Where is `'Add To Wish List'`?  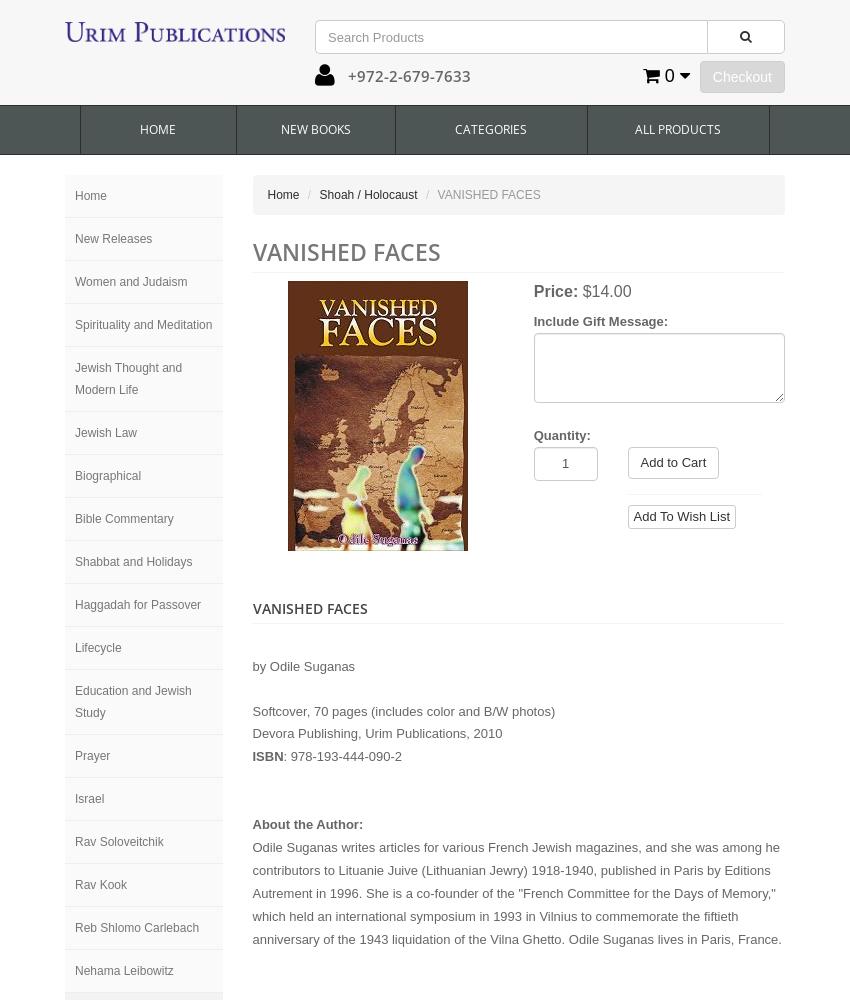 'Add To Wish List' is located at coordinates (680, 516).